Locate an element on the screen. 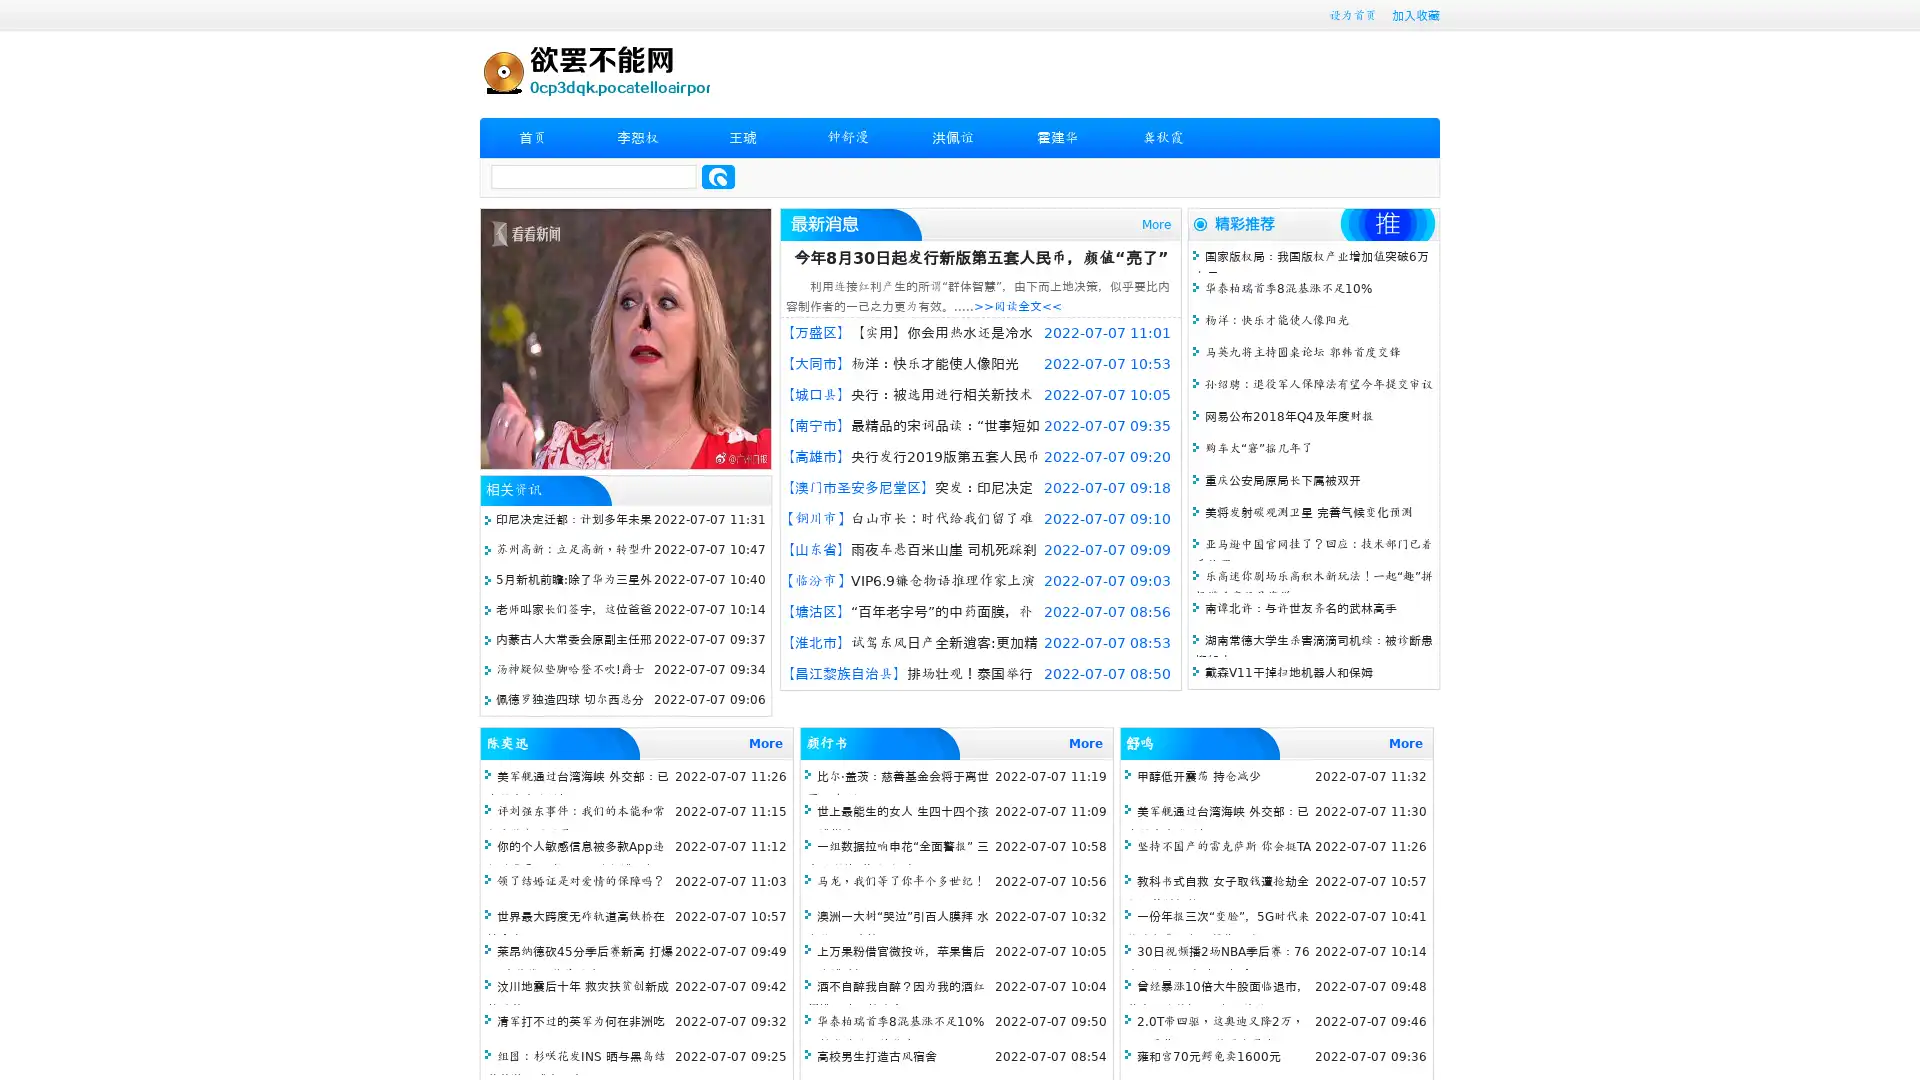 The height and width of the screenshot is (1080, 1920). Search is located at coordinates (718, 176).